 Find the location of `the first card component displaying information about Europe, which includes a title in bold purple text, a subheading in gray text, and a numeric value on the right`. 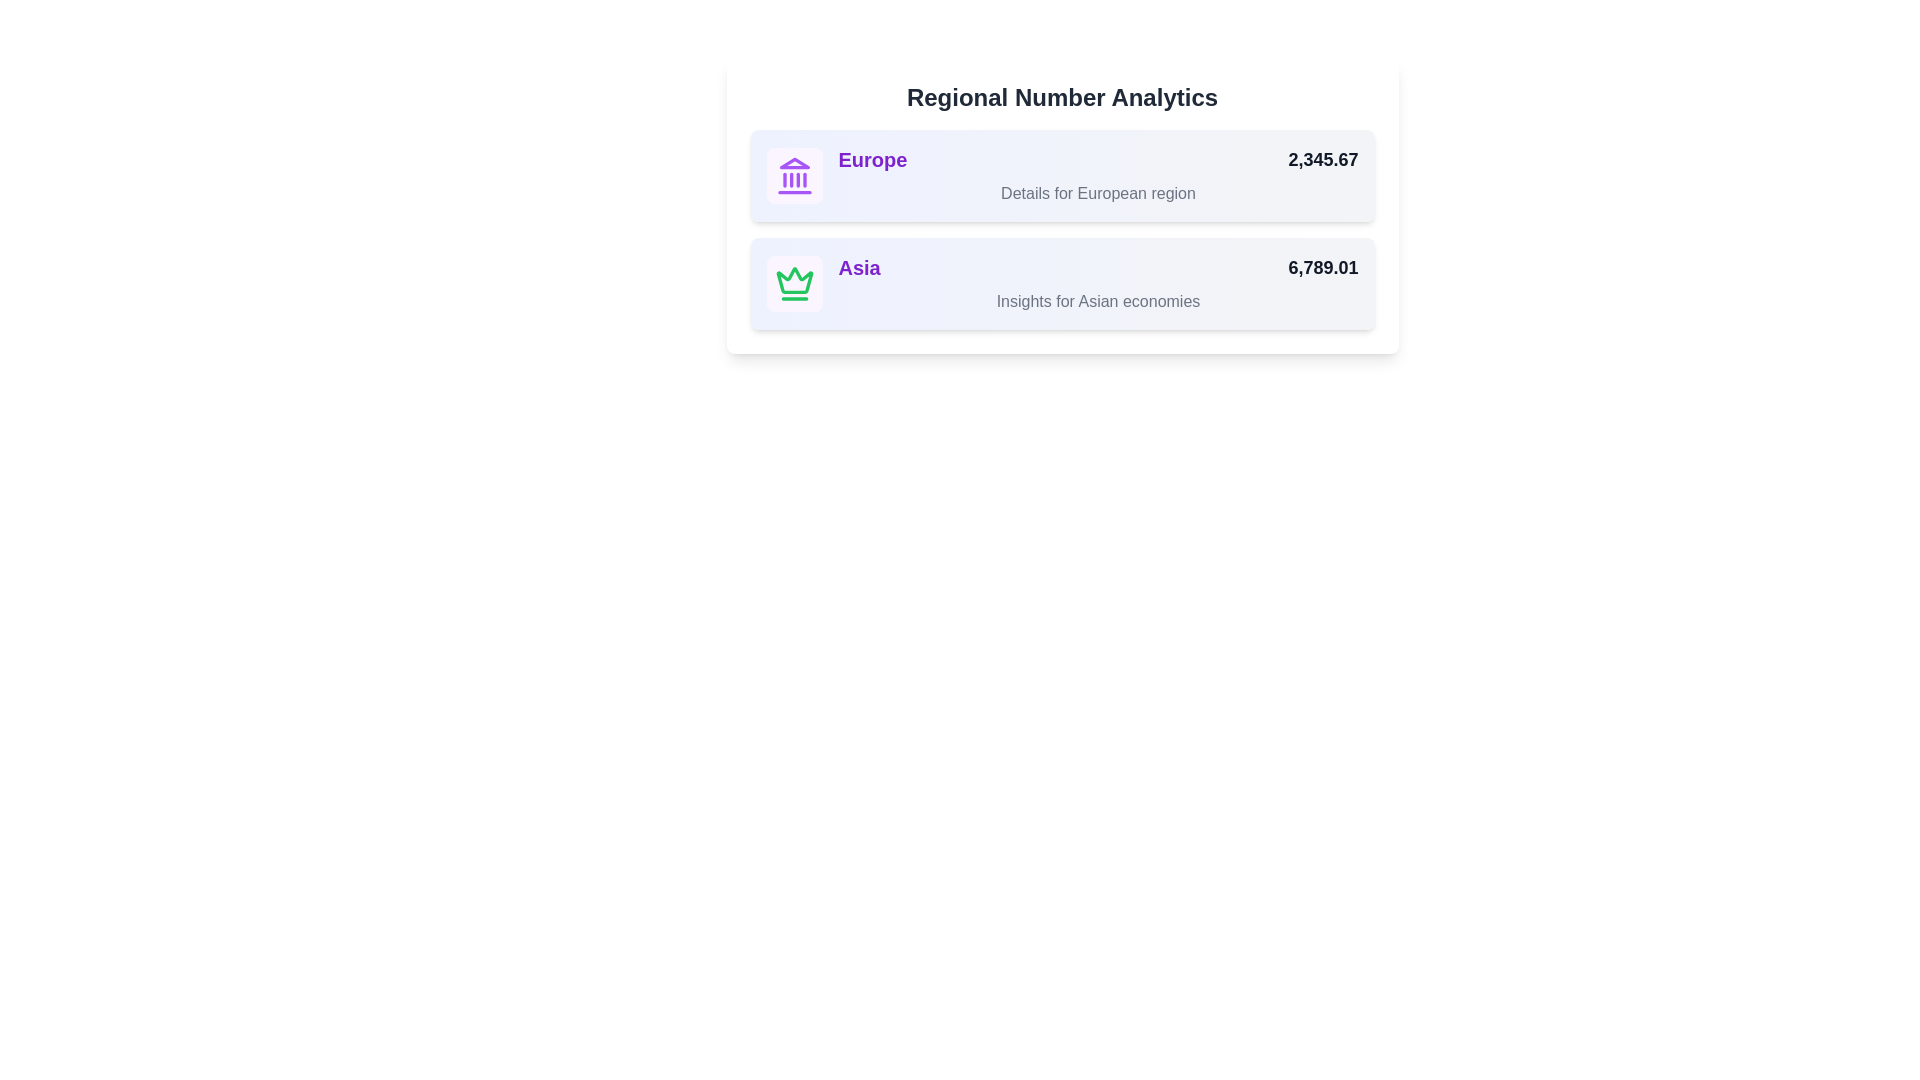

the first card component displaying information about Europe, which includes a title in bold purple text, a subheading in gray text, and a numeric value on the right is located at coordinates (1061, 205).